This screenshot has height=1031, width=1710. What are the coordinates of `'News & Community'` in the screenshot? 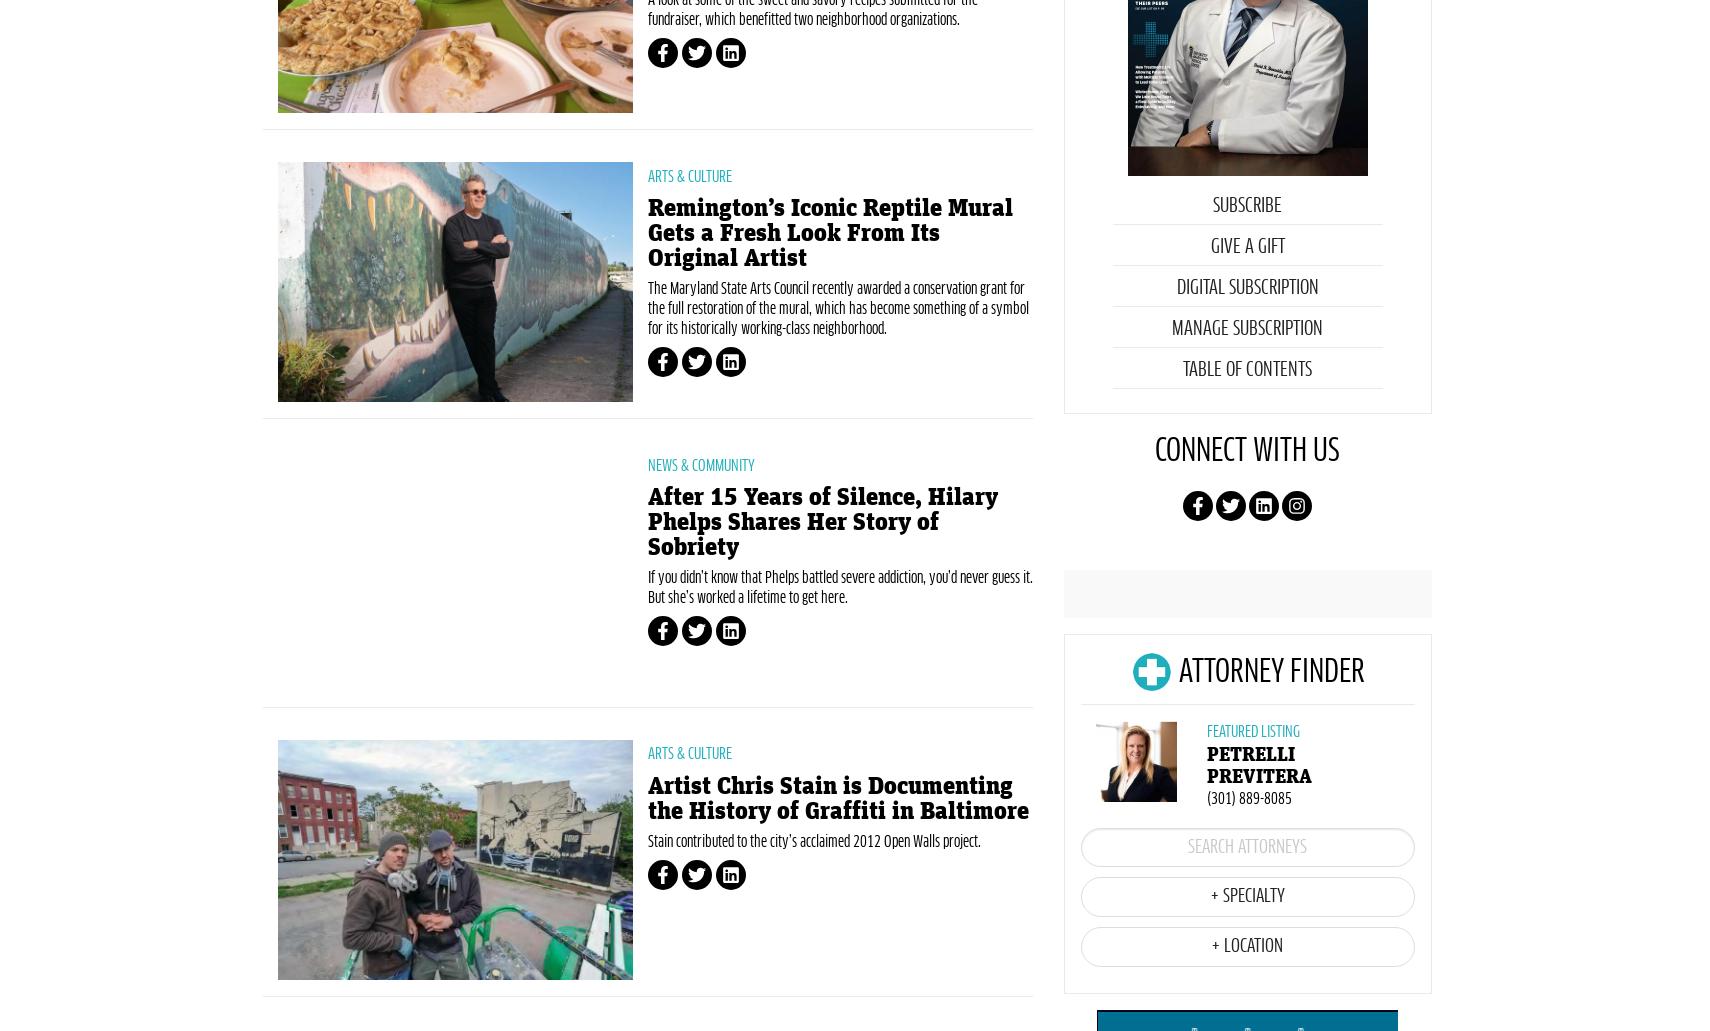 It's located at (700, 569).